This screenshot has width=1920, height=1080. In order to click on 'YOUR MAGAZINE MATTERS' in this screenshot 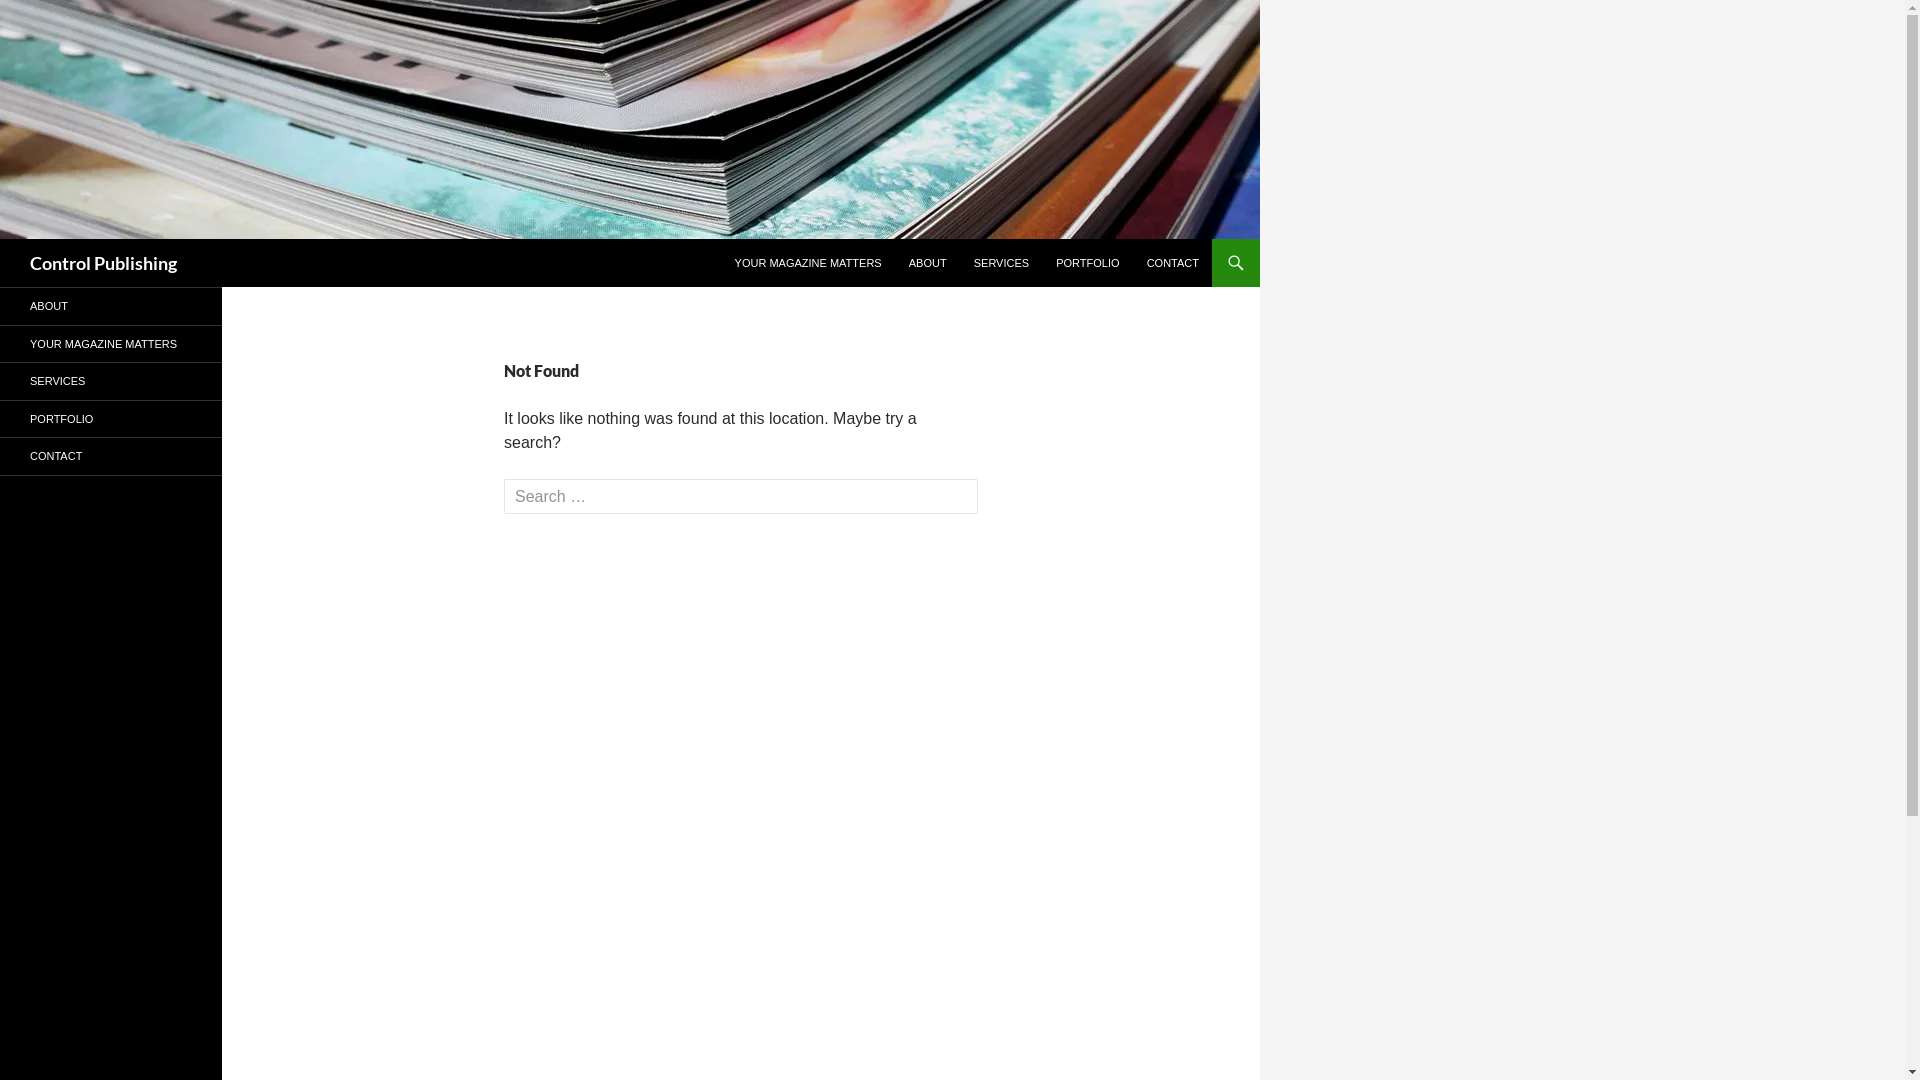, I will do `click(808, 261)`.